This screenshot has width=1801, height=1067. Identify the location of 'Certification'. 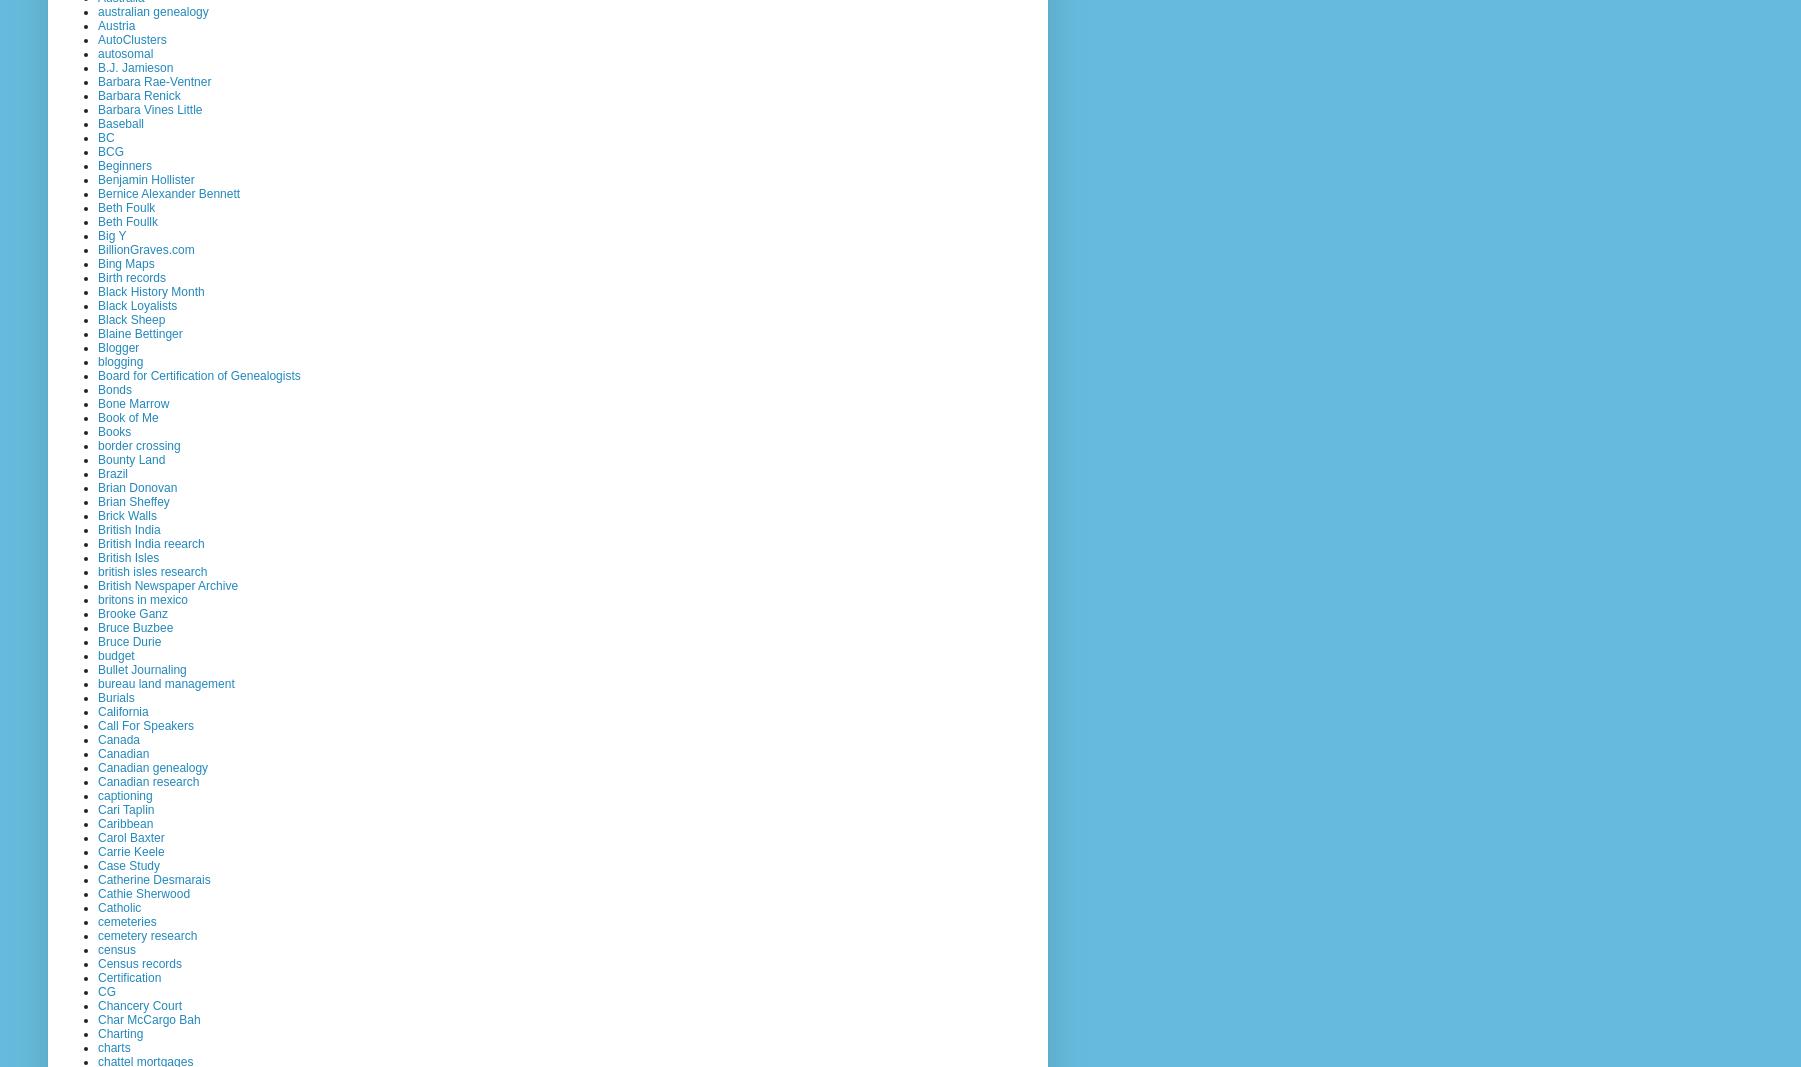
(129, 977).